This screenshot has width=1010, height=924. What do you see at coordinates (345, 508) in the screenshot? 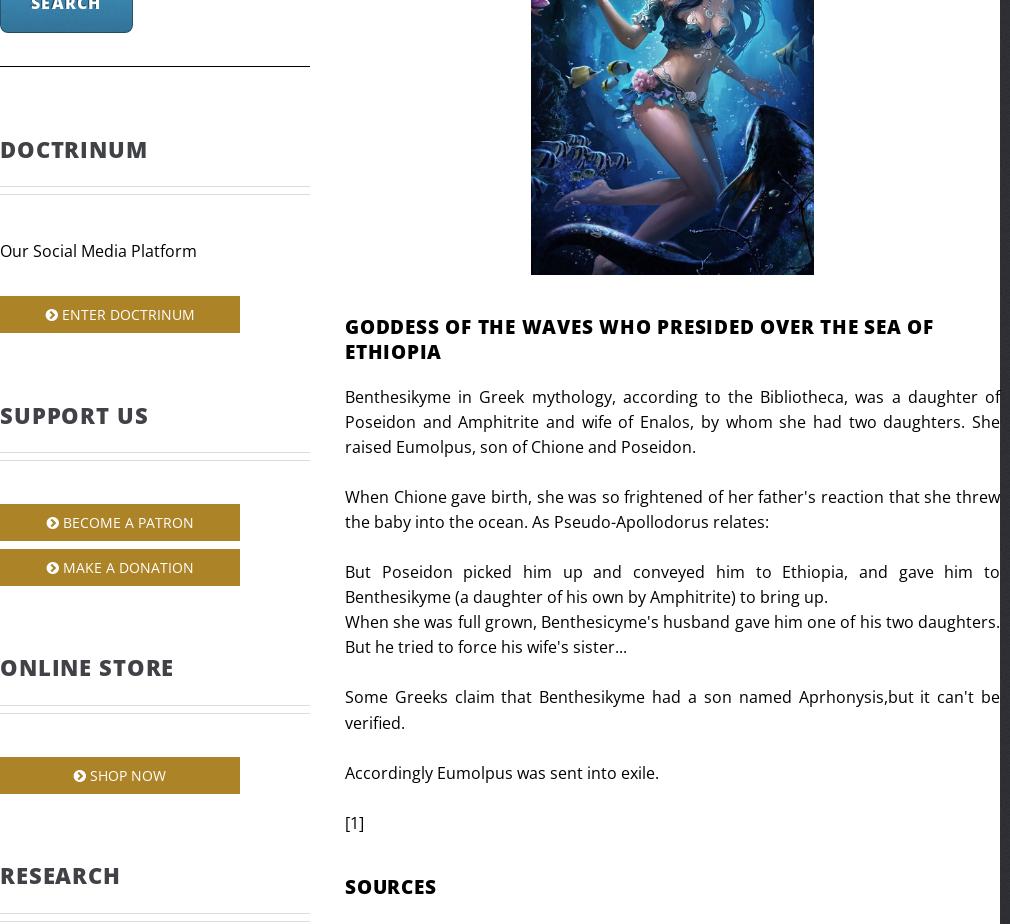
I see `'When Chione gave birth, she was so frightened of her father's reaction that she threw the baby into the ocean. As Pseudo-Apollodorus relates:'` at bounding box center [345, 508].